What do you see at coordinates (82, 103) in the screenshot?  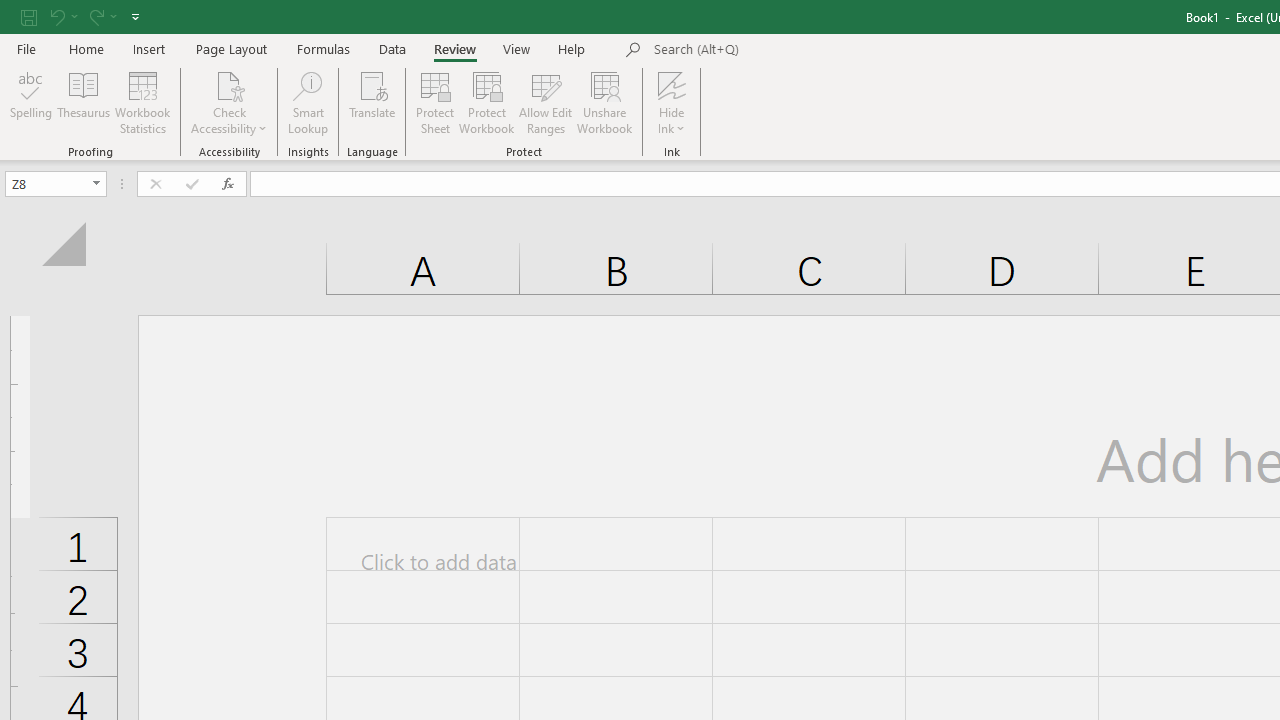 I see `'Thesaurus...'` at bounding box center [82, 103].